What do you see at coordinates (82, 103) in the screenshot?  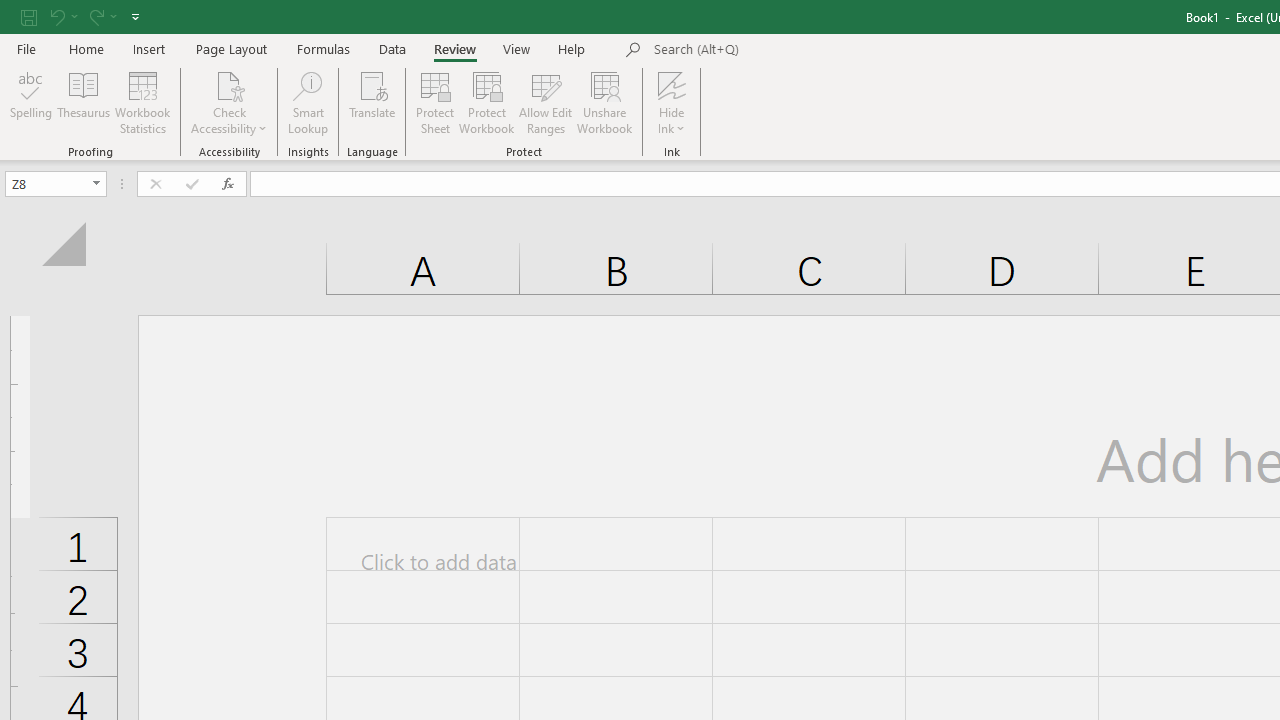 I see `'Thesaurus...'` at bounding box center [82, 103].